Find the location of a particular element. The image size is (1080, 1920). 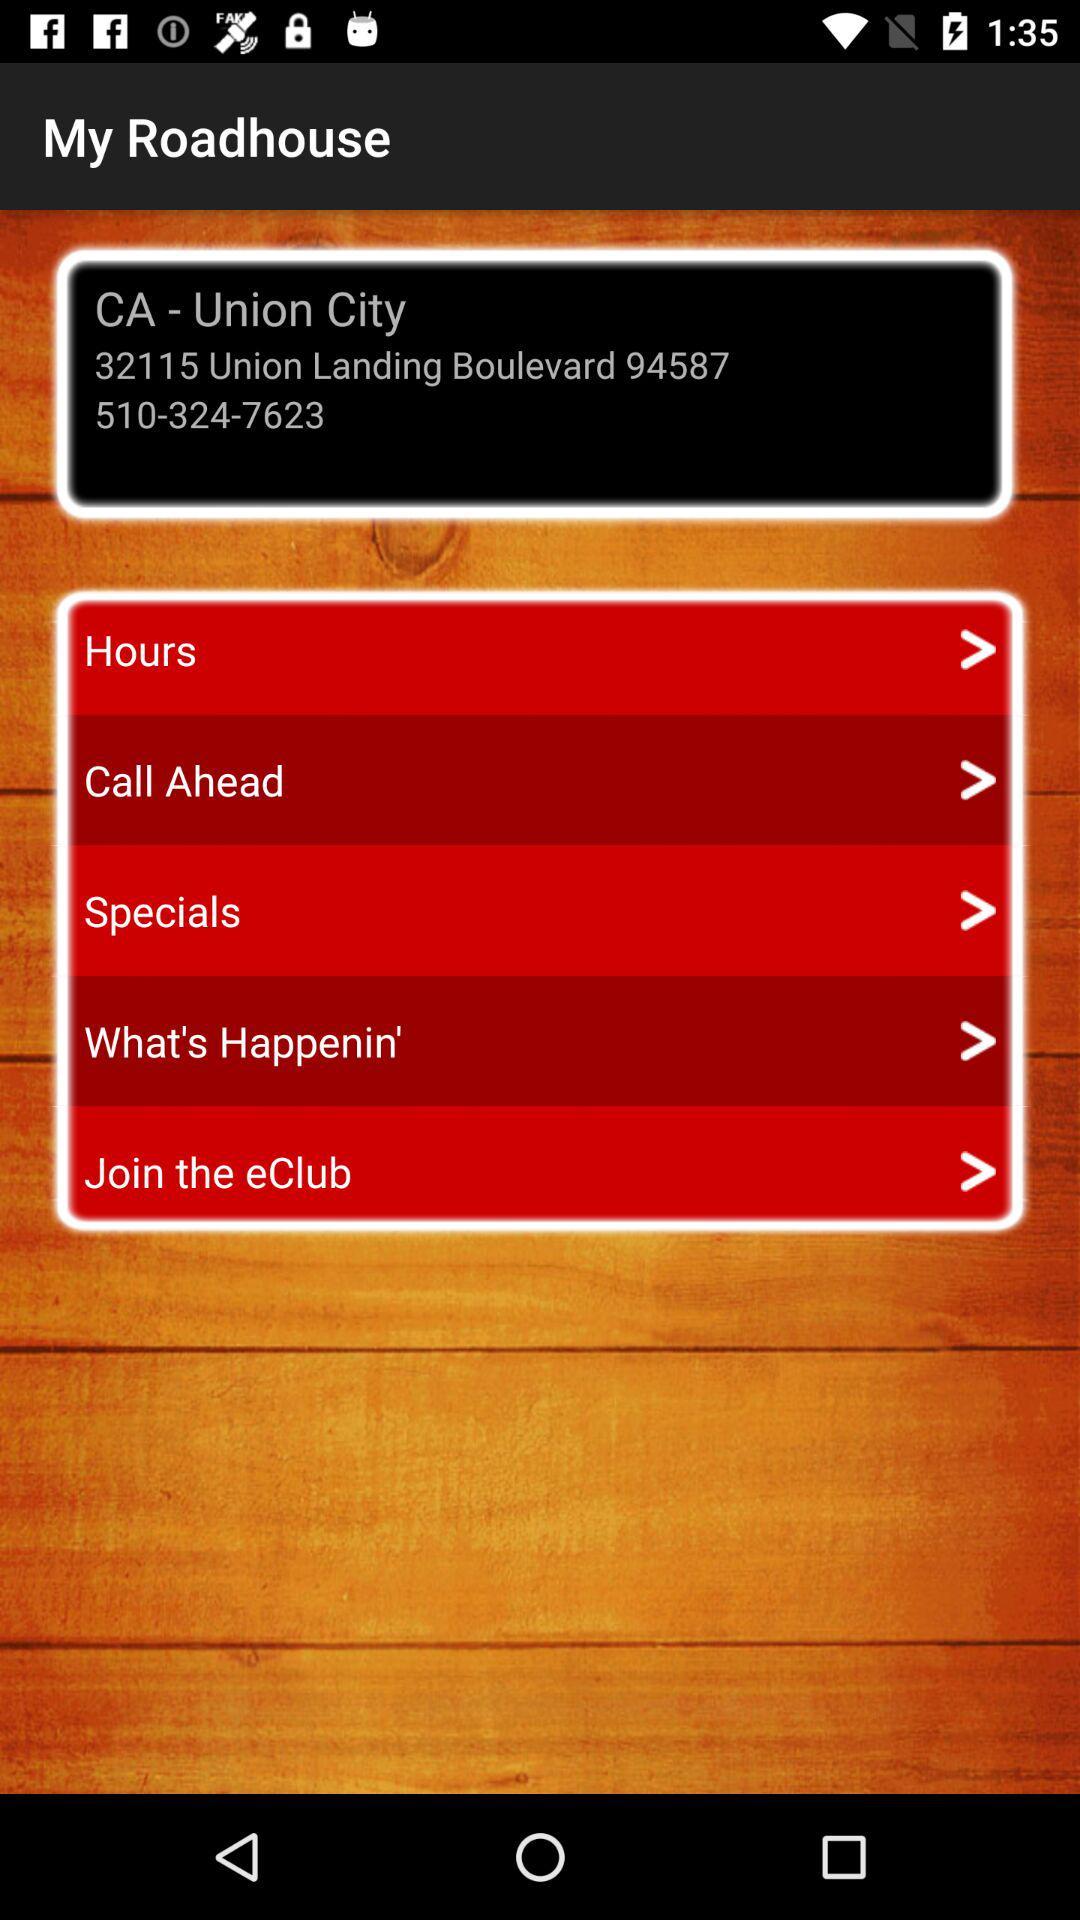

icon above the specials app is located at coordinates (165, 779).